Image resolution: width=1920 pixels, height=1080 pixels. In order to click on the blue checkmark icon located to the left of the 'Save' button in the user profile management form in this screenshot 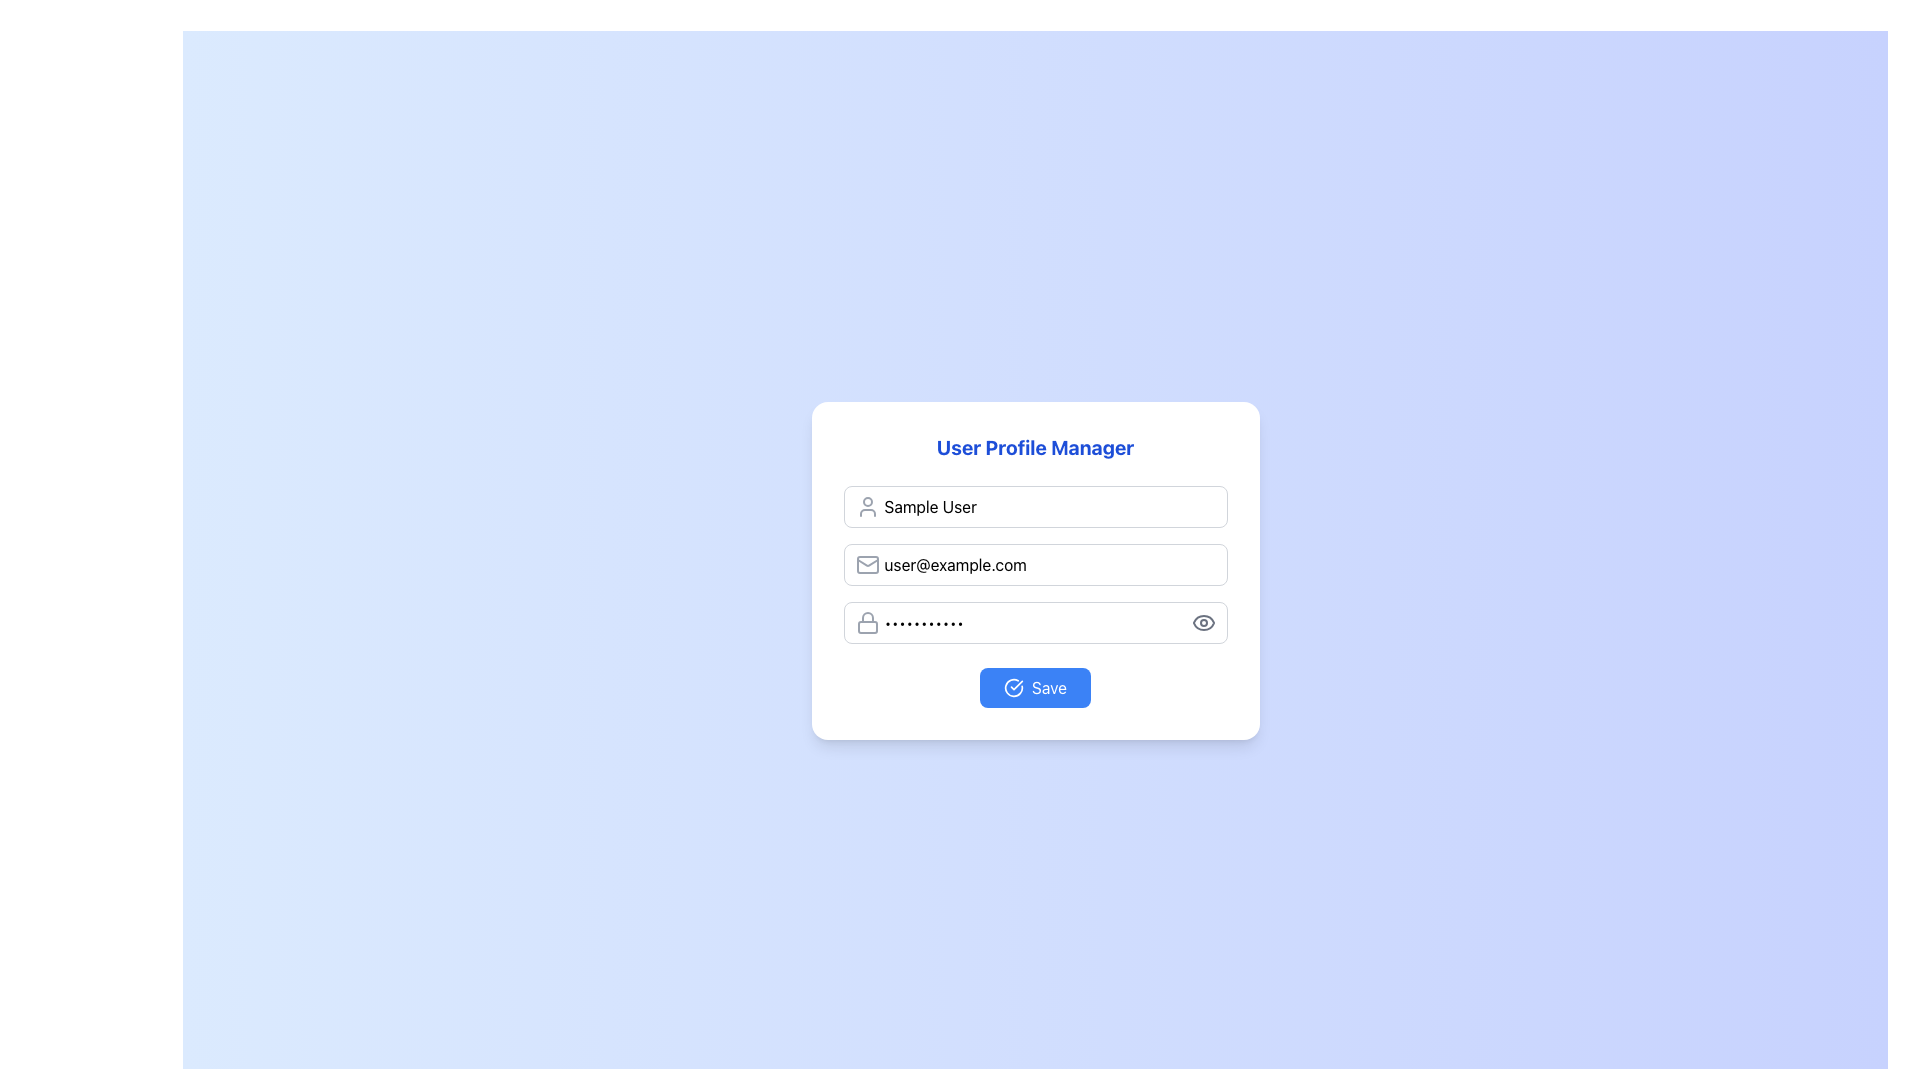, I will do `click(1013, 686)`.